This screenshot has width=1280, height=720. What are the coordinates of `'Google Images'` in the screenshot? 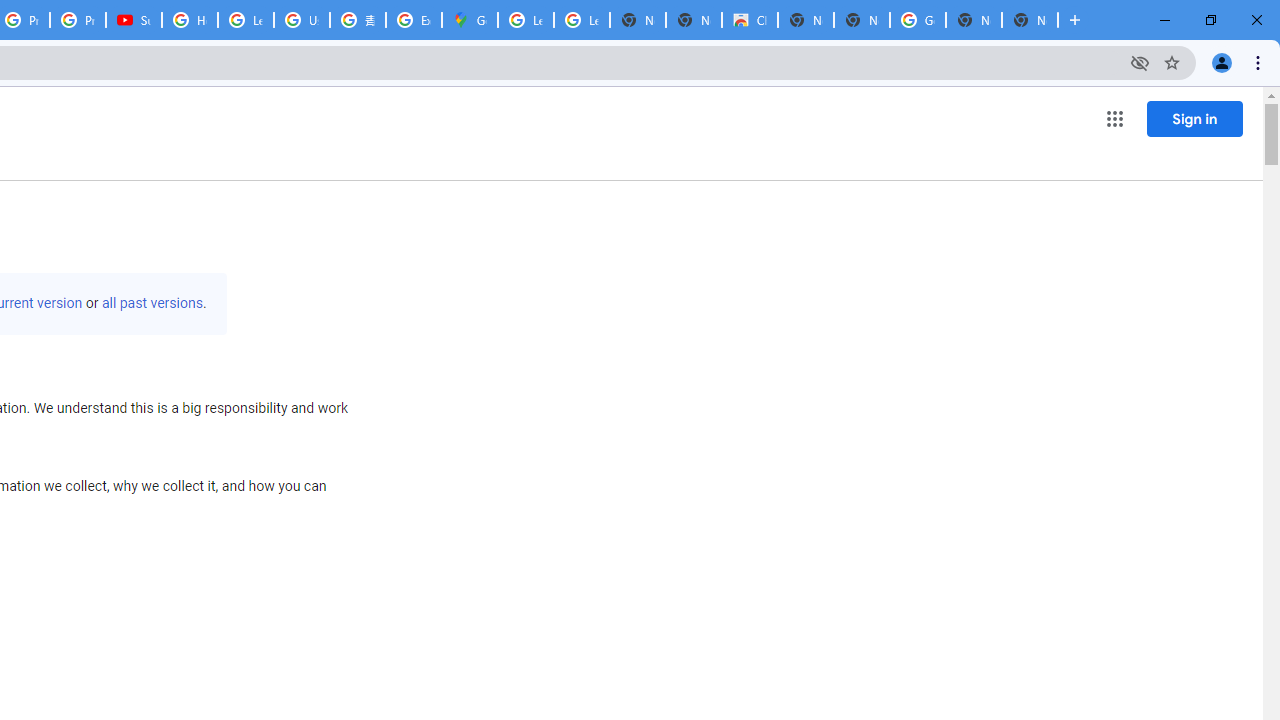 It's located at (916, 20).